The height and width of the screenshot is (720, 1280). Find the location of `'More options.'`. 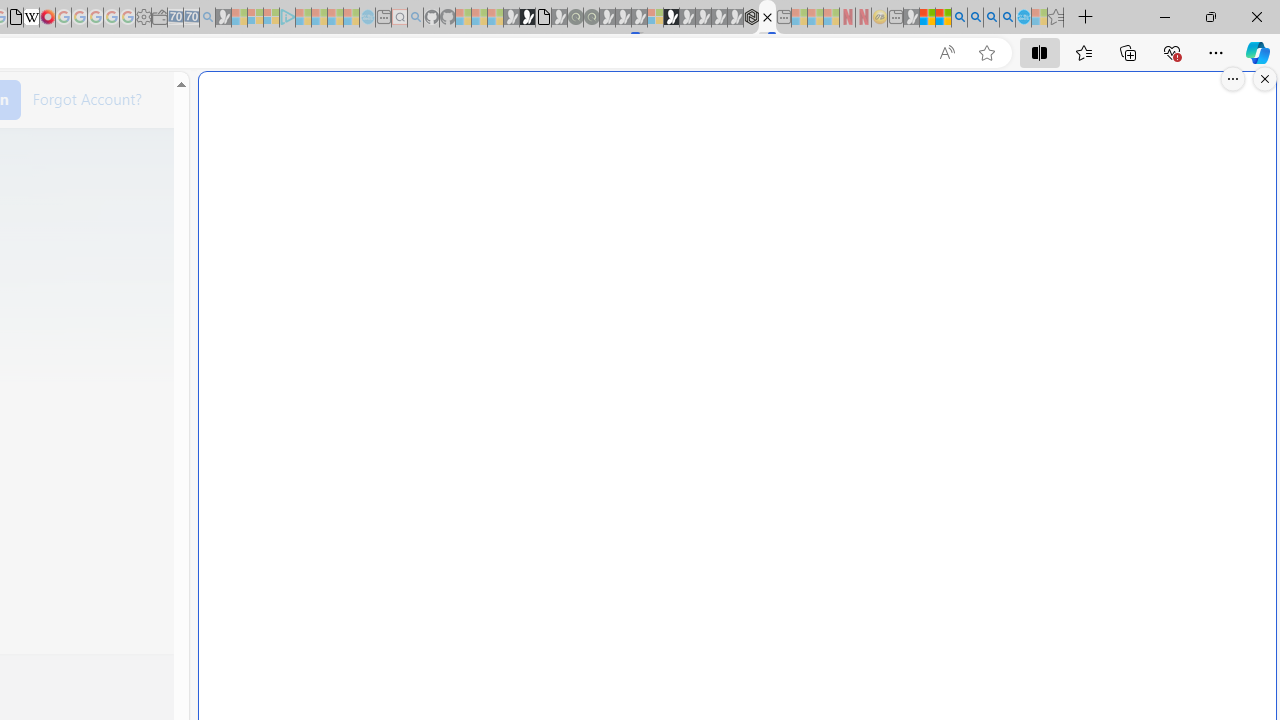

'More options.' is located at coordinates (1232, 78).